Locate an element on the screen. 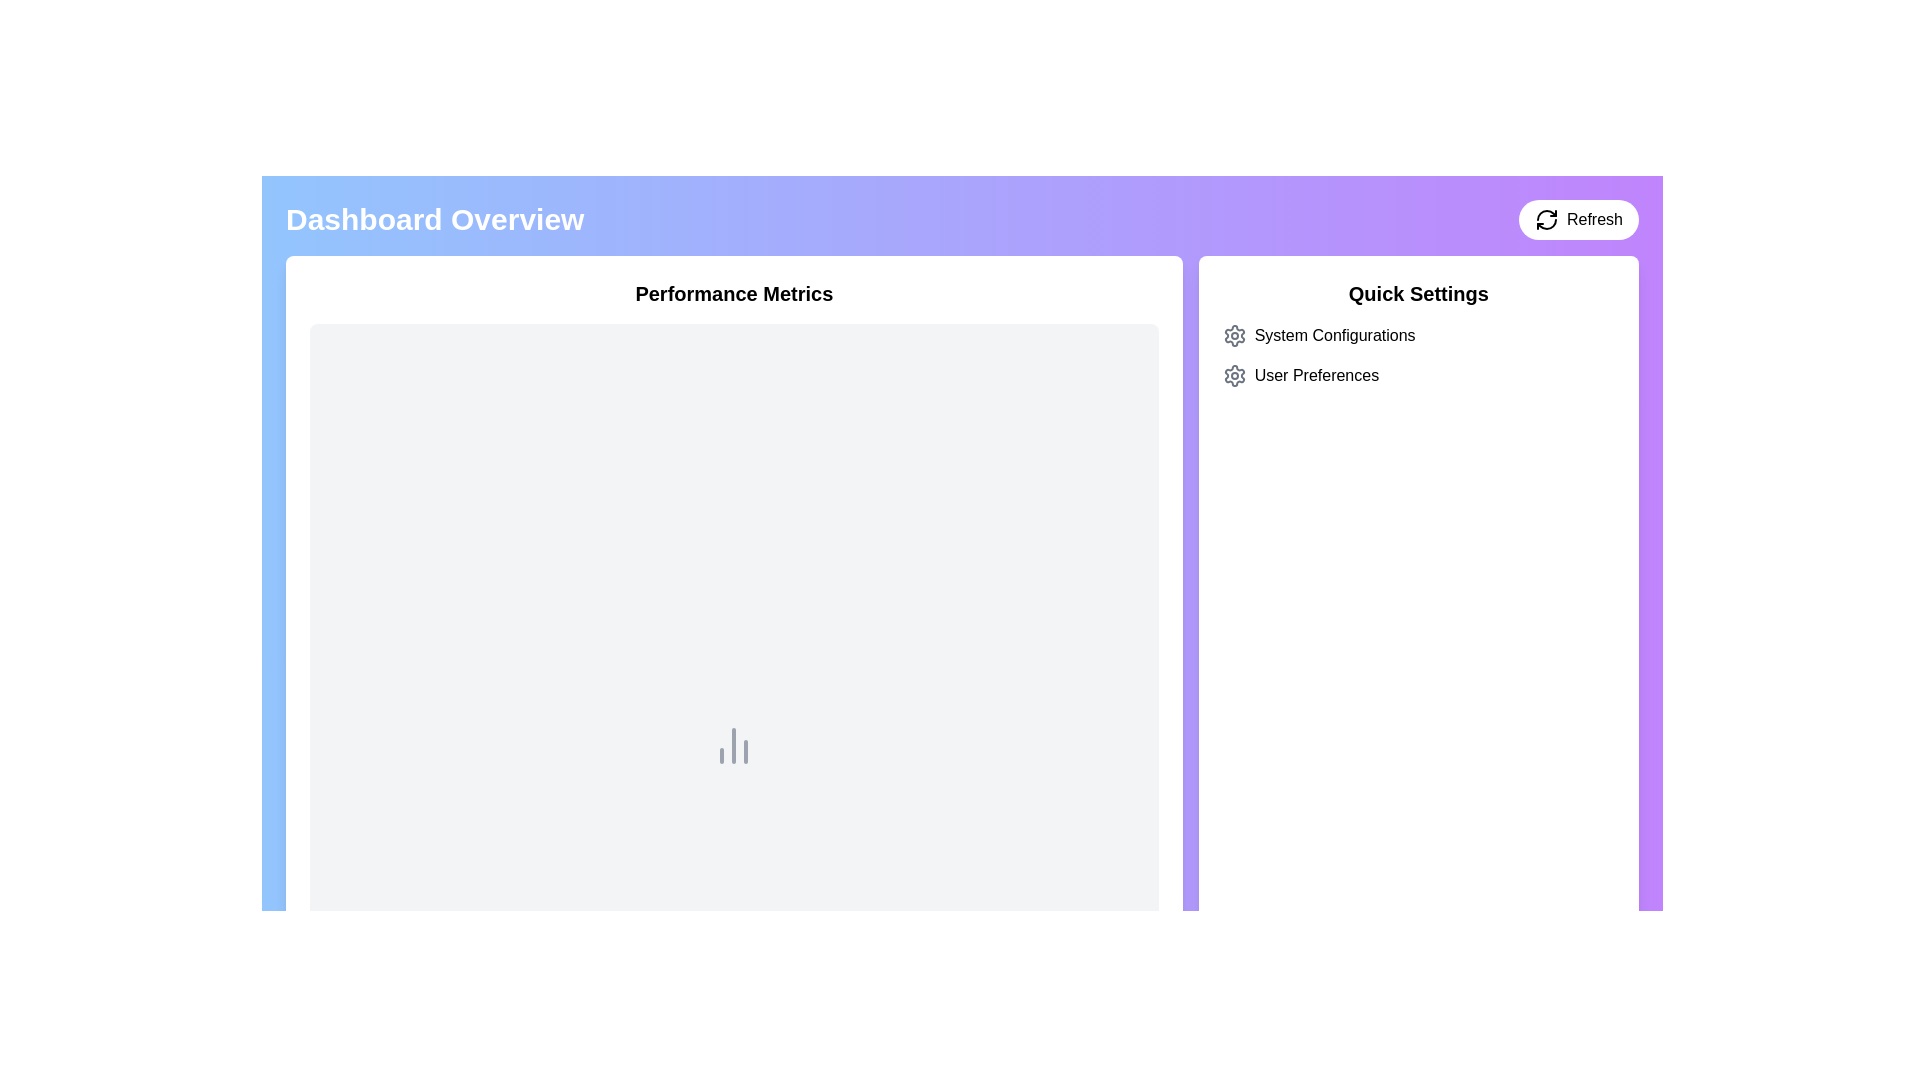 This screenshot has width=1920, height=1080. the circular refresh icon located inside the 'Refresh' button in the top-right corner of the interface is located at coordinates (1545, 219).